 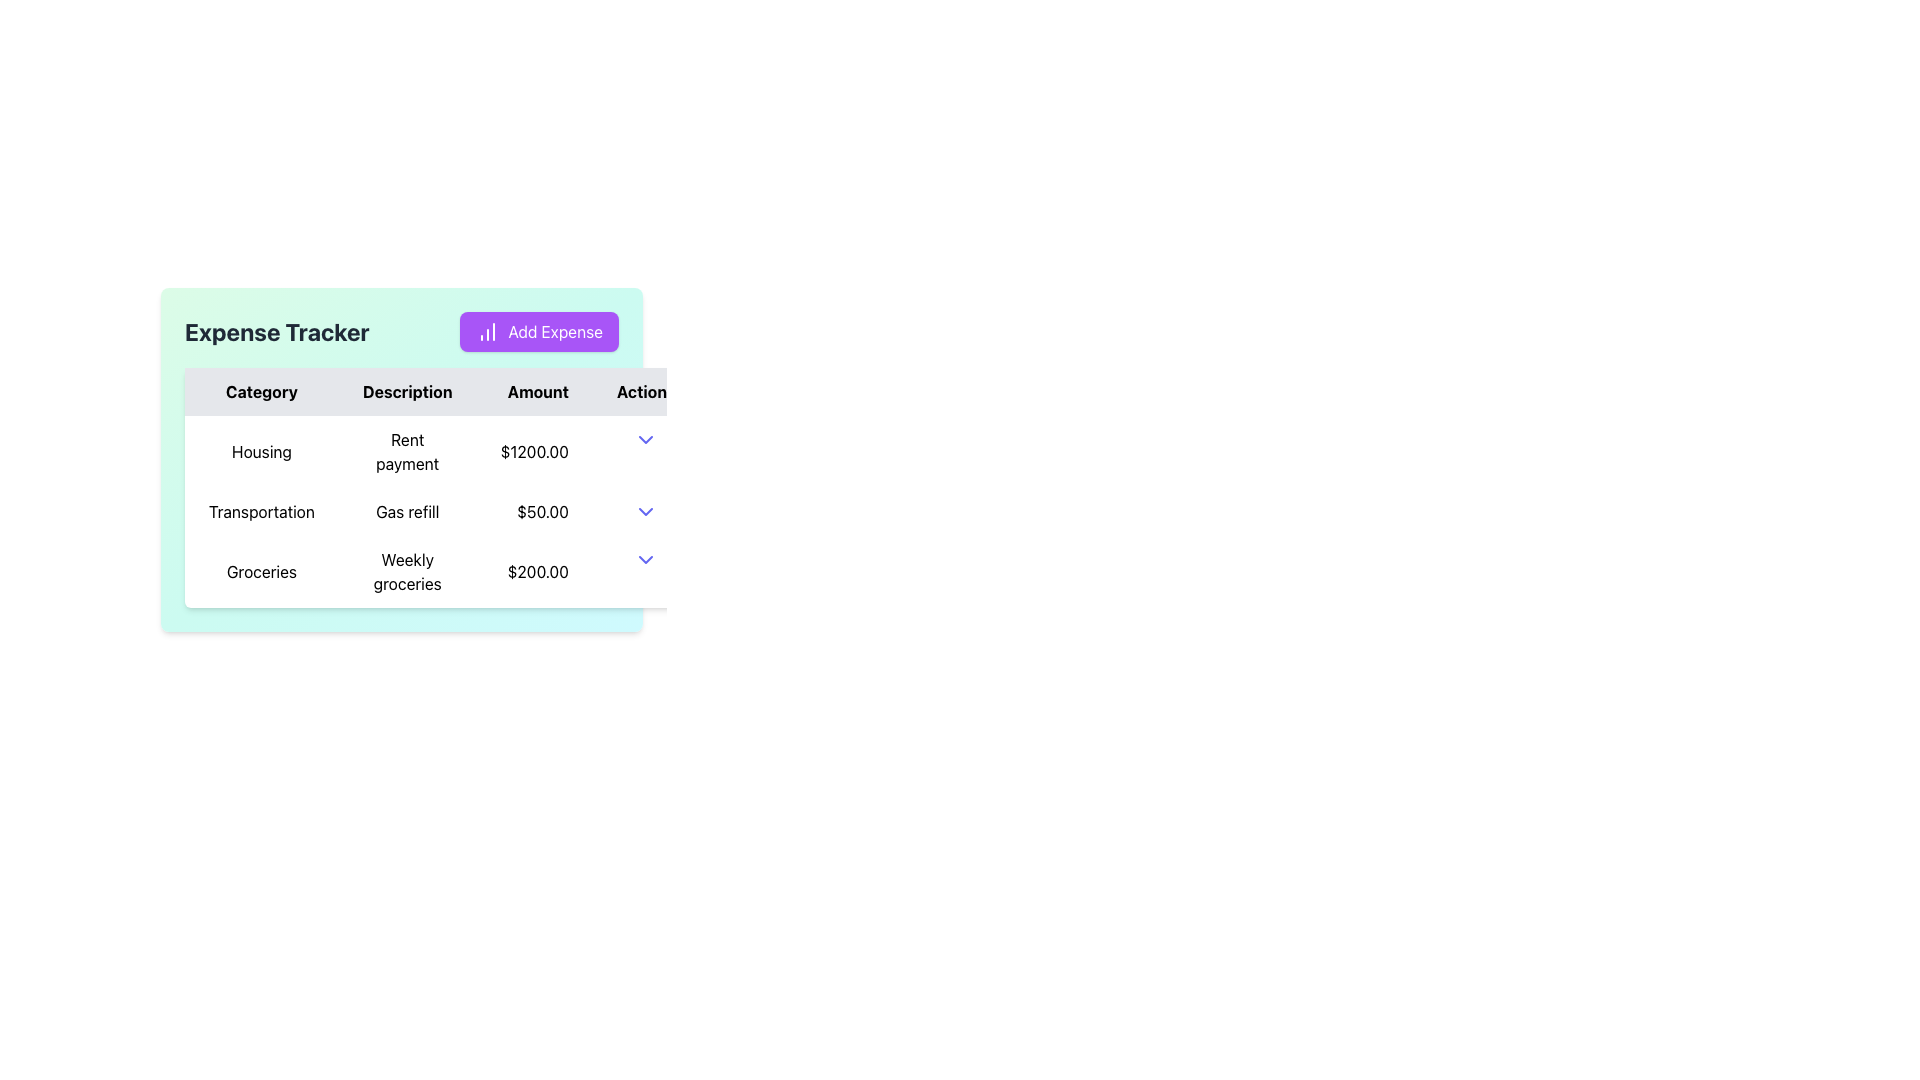 I want to click on the Dropdown Toggle Button with an indigo-colored stroke that is aligned with the 'Gas refill' item in the 'Transportation' row, so click(x=646, y=511).